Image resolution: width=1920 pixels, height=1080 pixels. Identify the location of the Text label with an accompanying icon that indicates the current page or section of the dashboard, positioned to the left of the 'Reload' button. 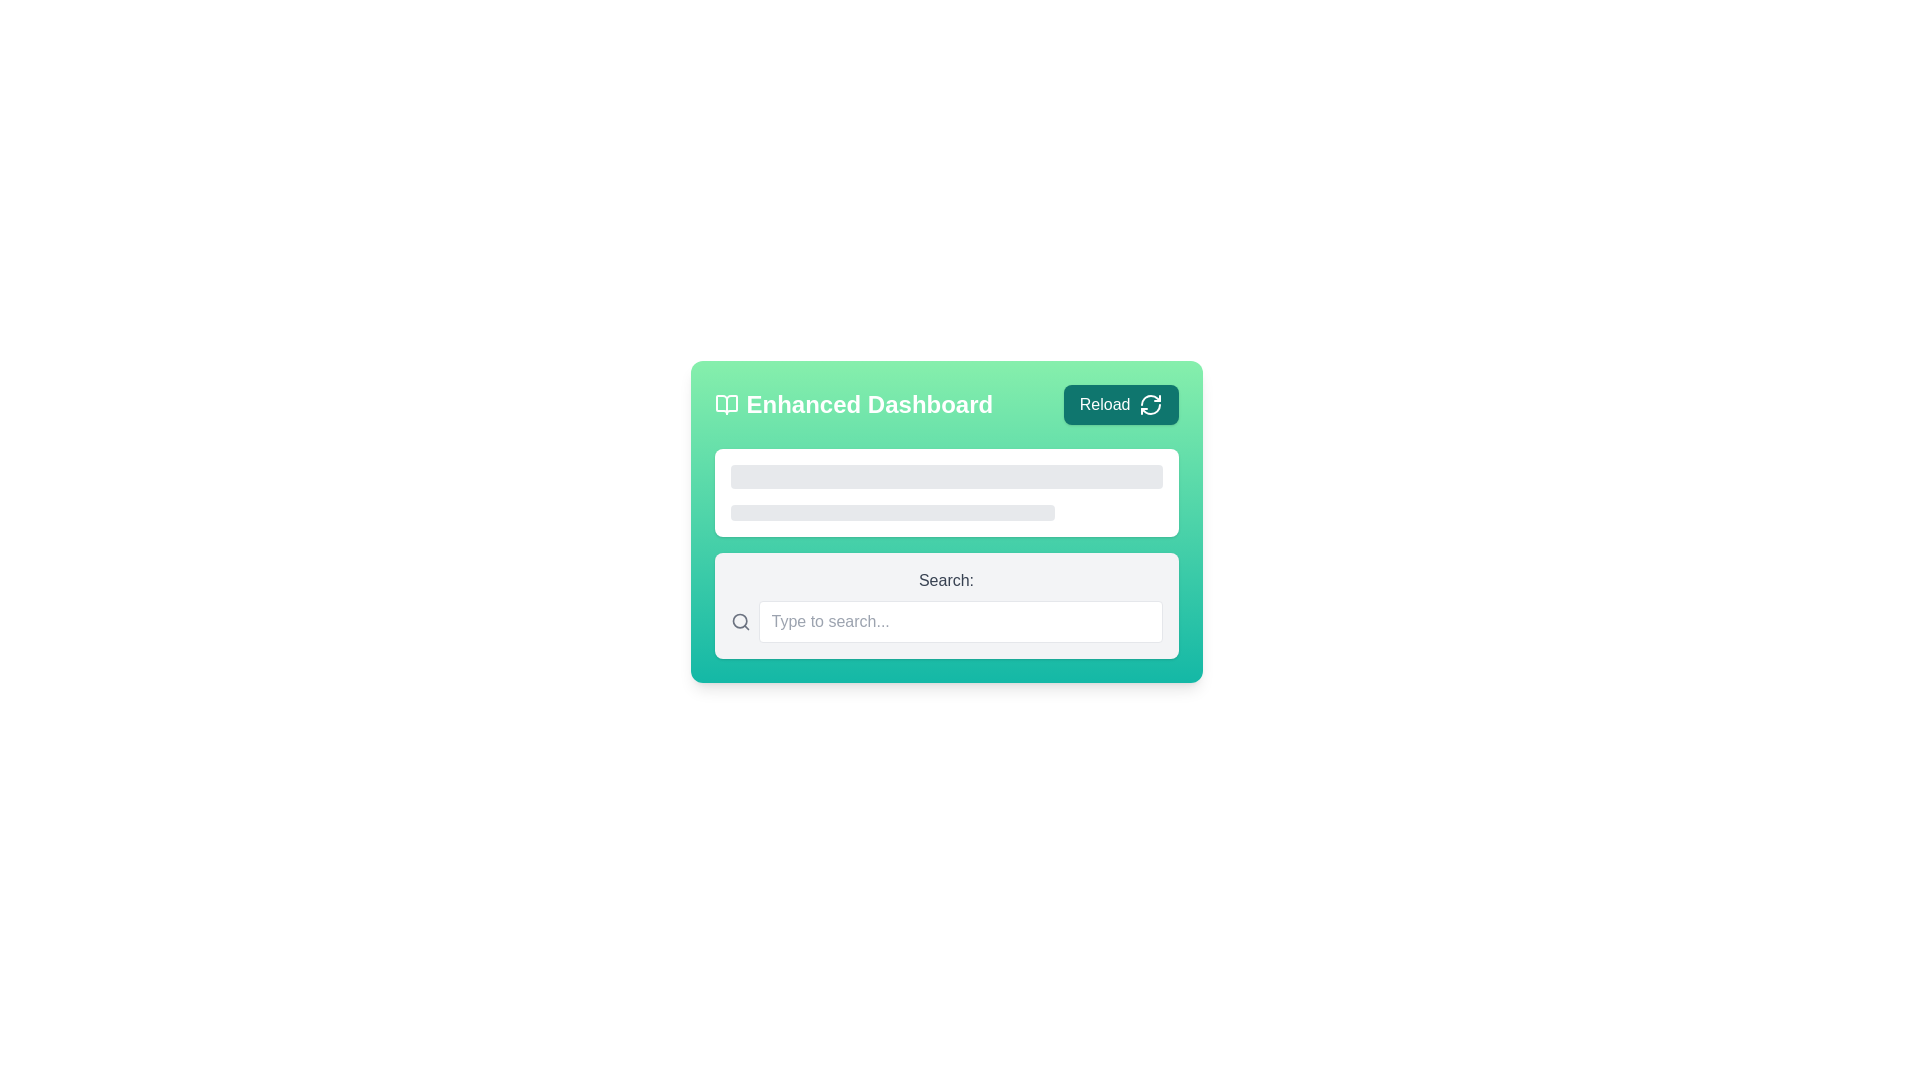
(853, 405).